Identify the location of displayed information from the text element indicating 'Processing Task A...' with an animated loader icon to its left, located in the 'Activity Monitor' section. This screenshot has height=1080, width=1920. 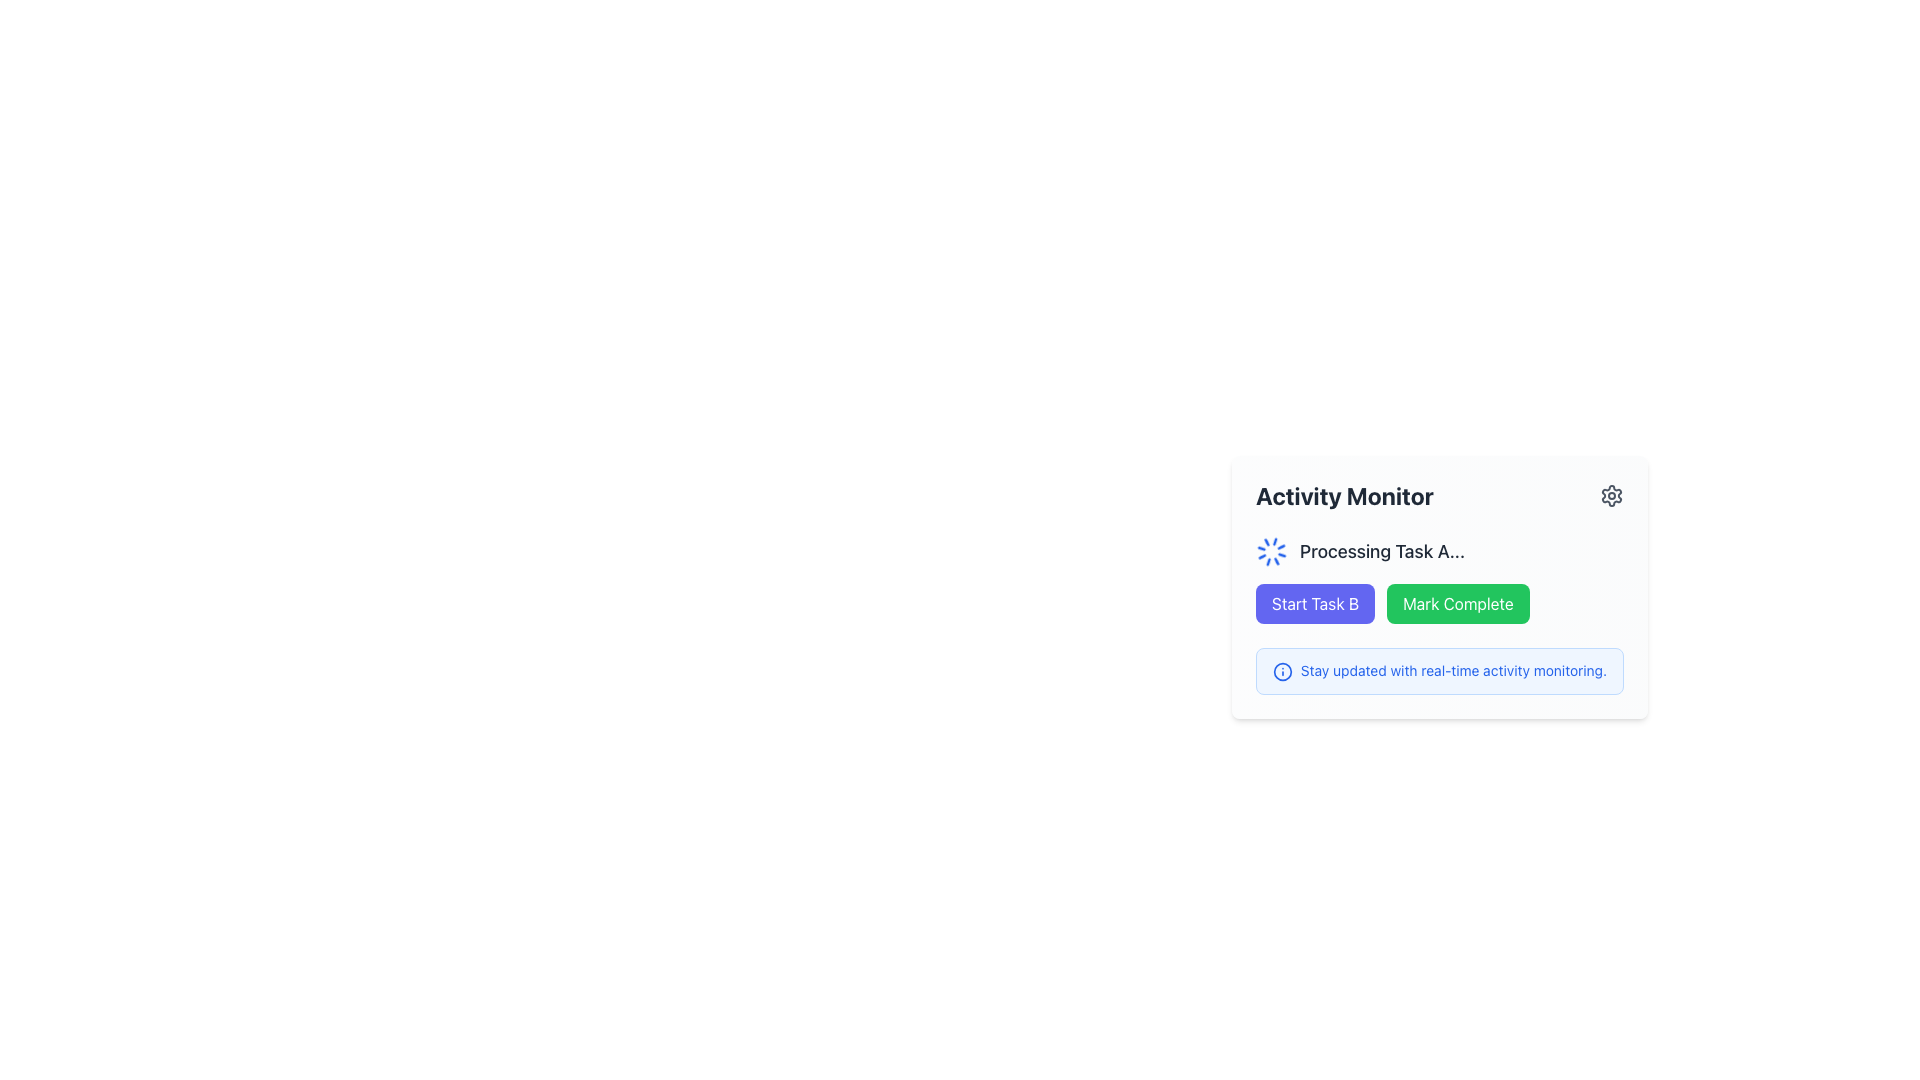
(1440, 551).